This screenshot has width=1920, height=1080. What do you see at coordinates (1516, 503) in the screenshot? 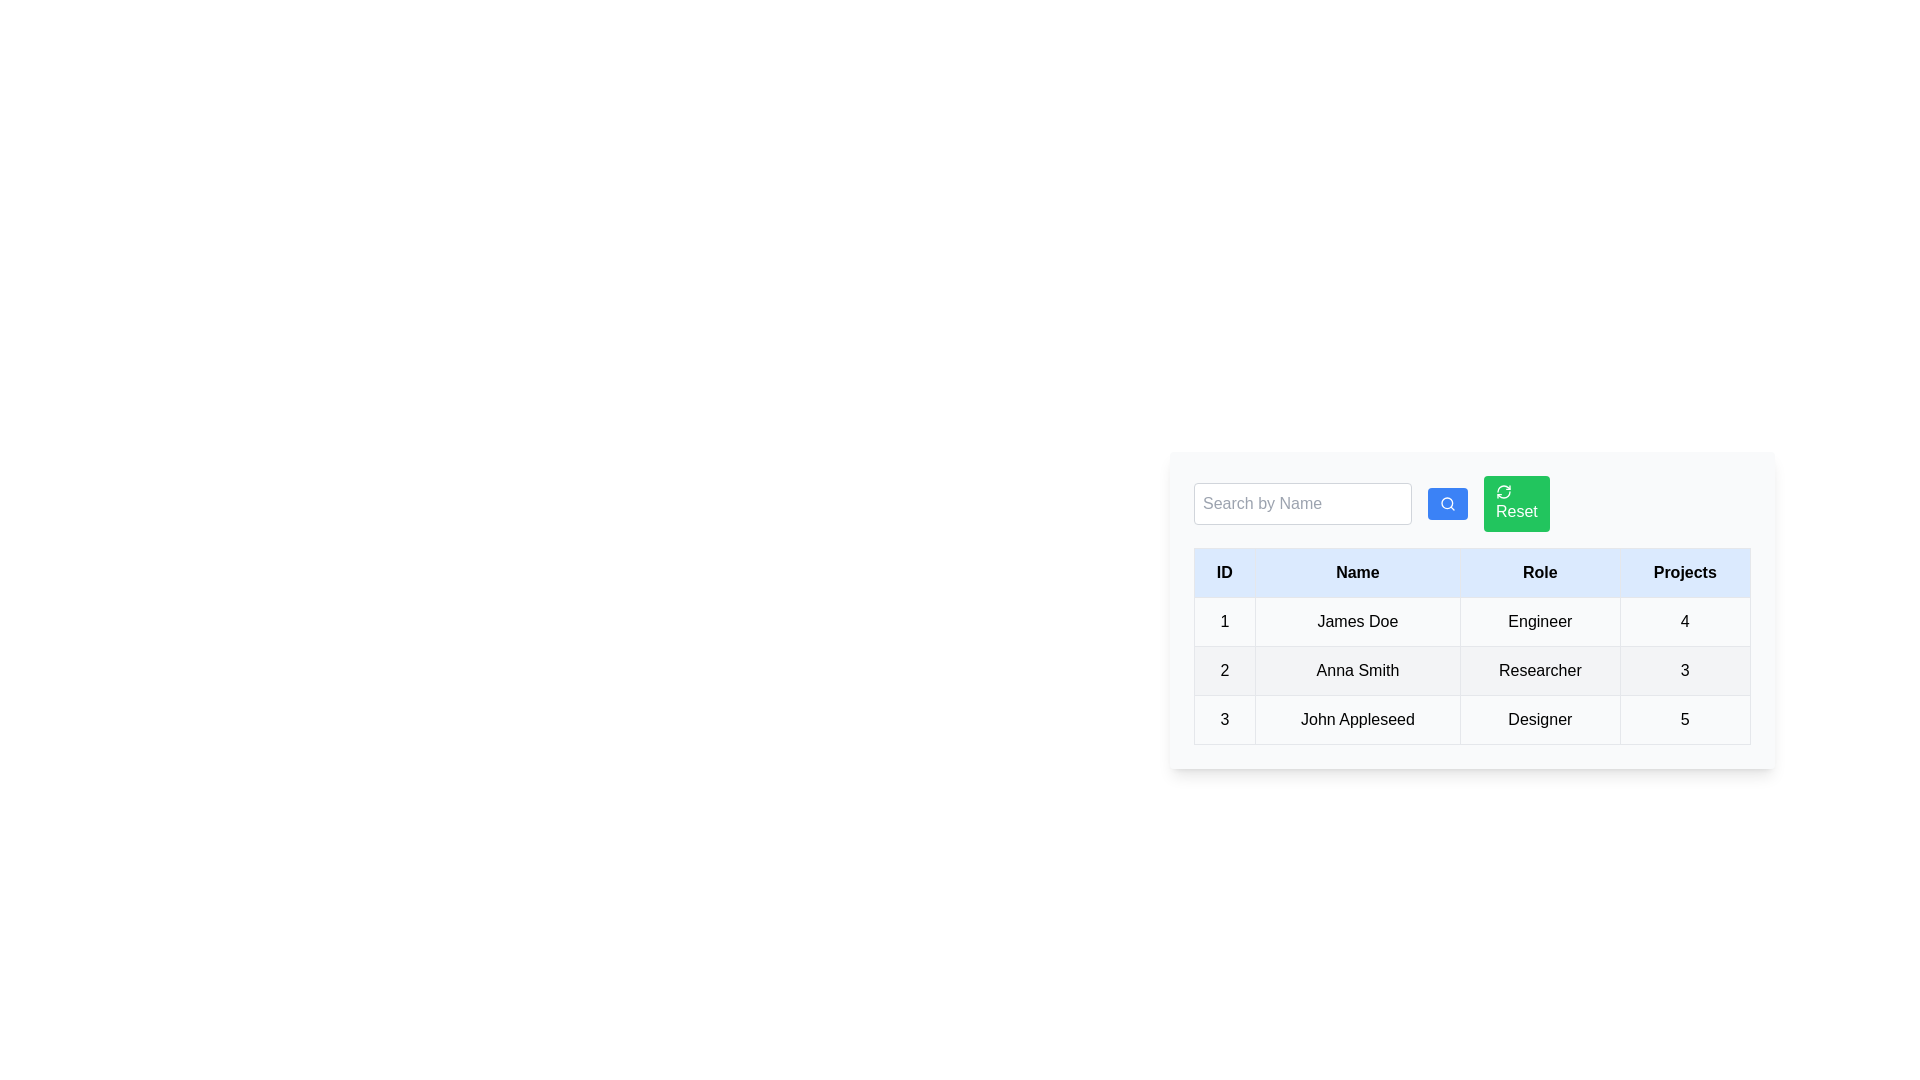
I see `reset button to reset the table` at bounding box center [1516, 503].